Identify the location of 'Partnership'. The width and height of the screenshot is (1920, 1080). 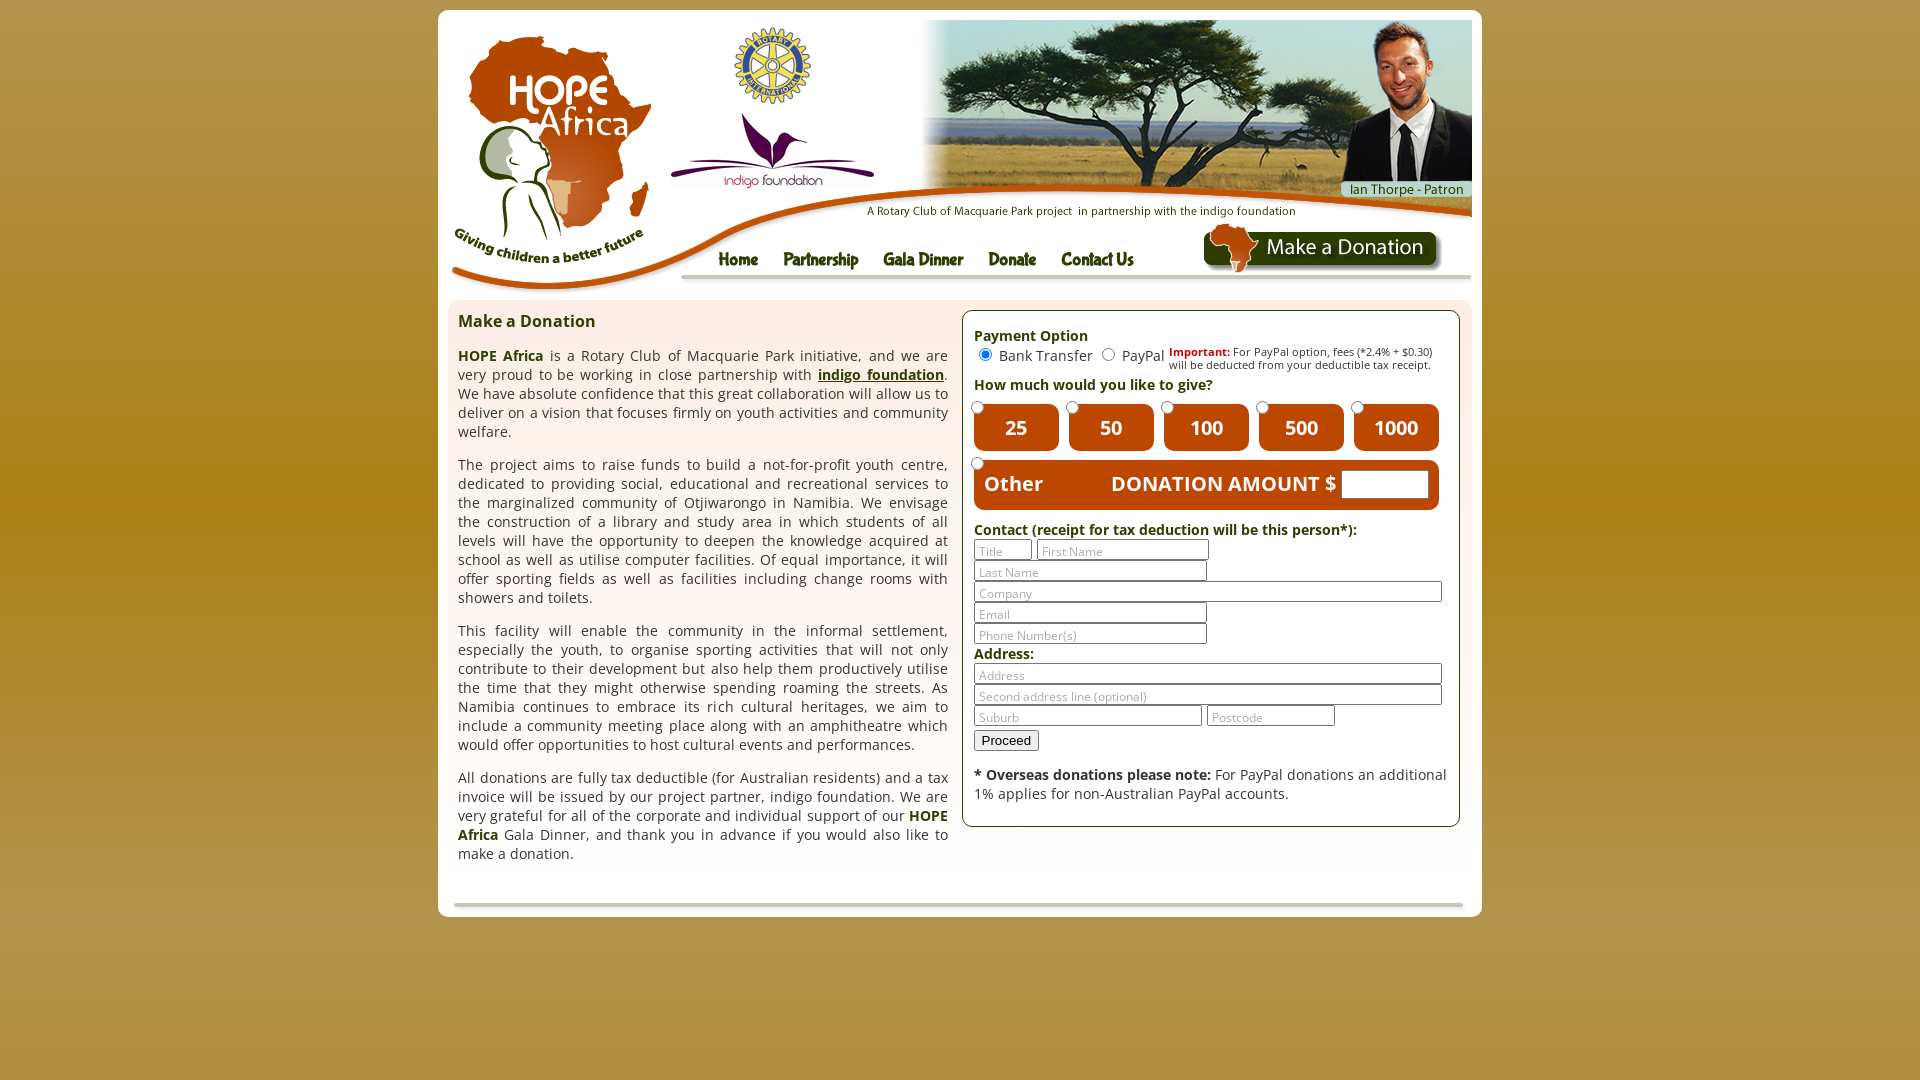
(833, 254).